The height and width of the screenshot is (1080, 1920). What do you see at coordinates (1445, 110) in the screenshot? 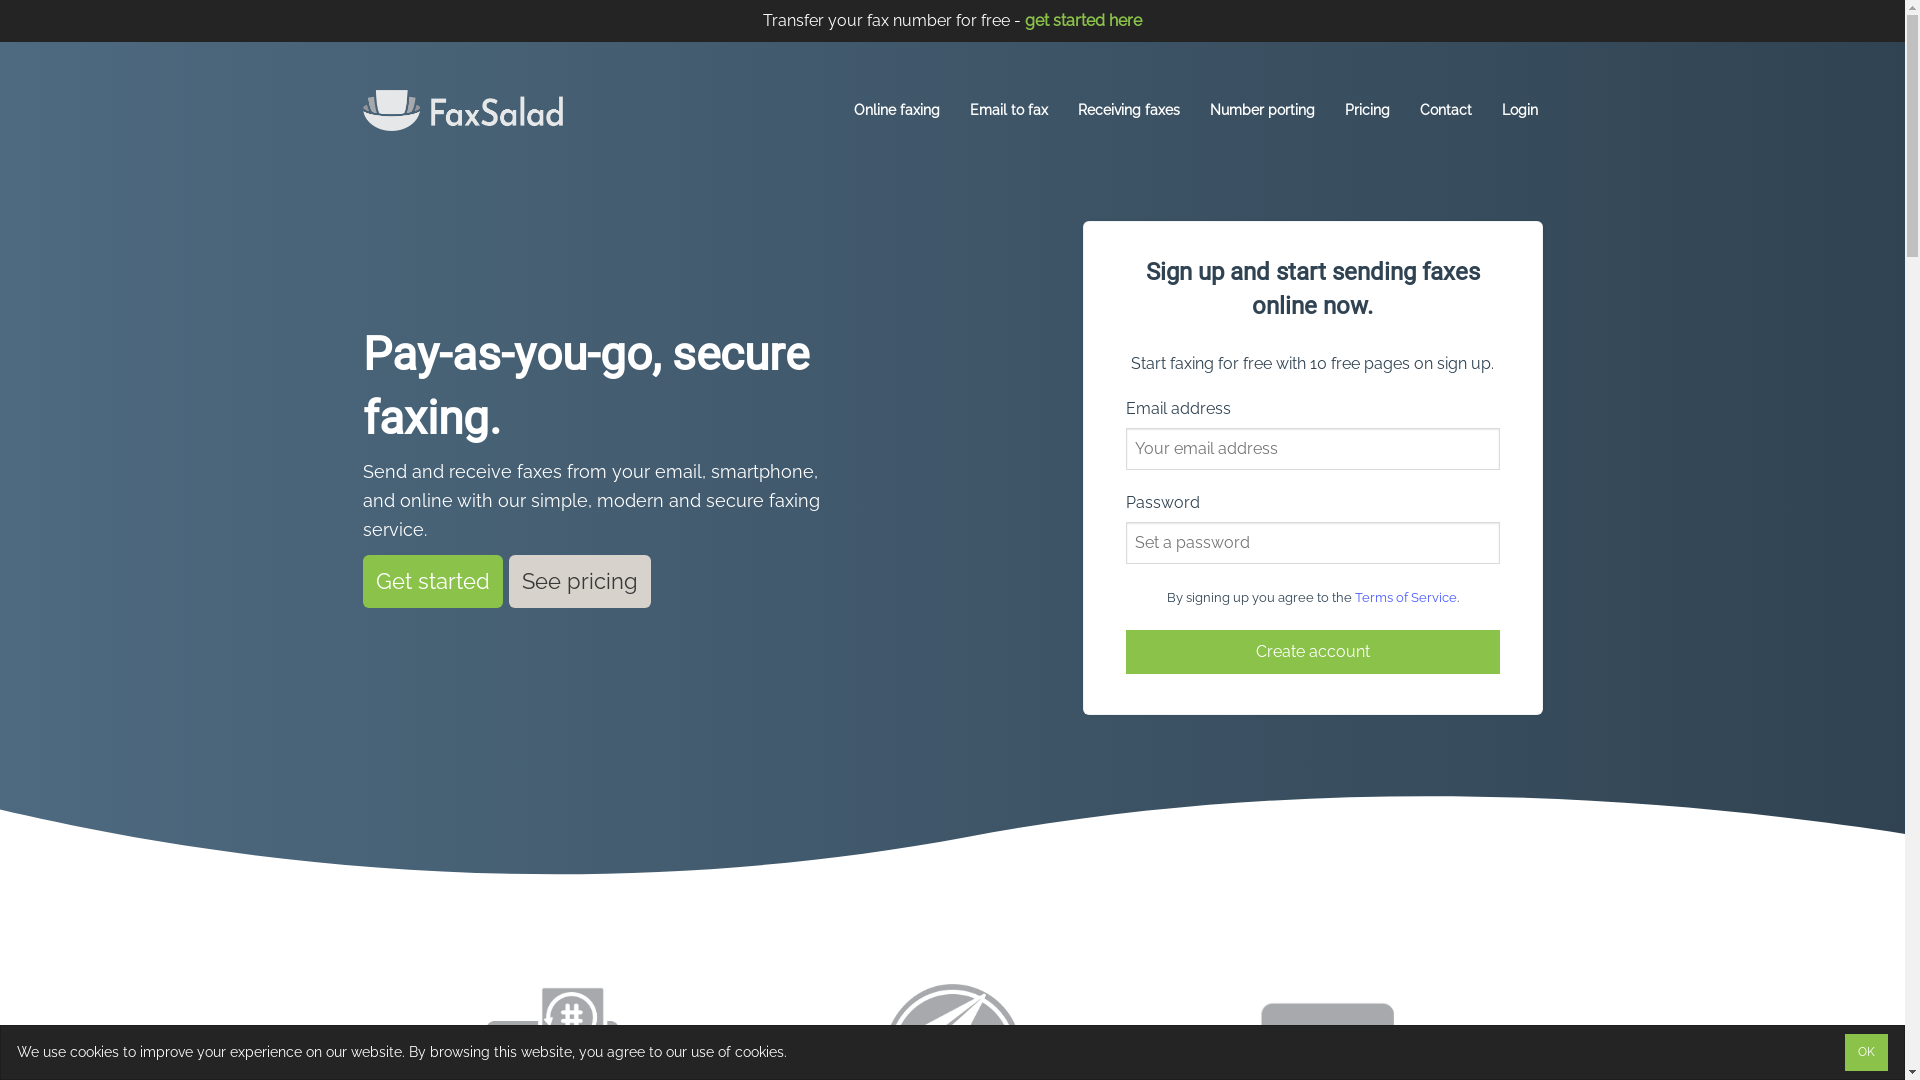
I see `'Contact'` at bounding box center [1445, 110].